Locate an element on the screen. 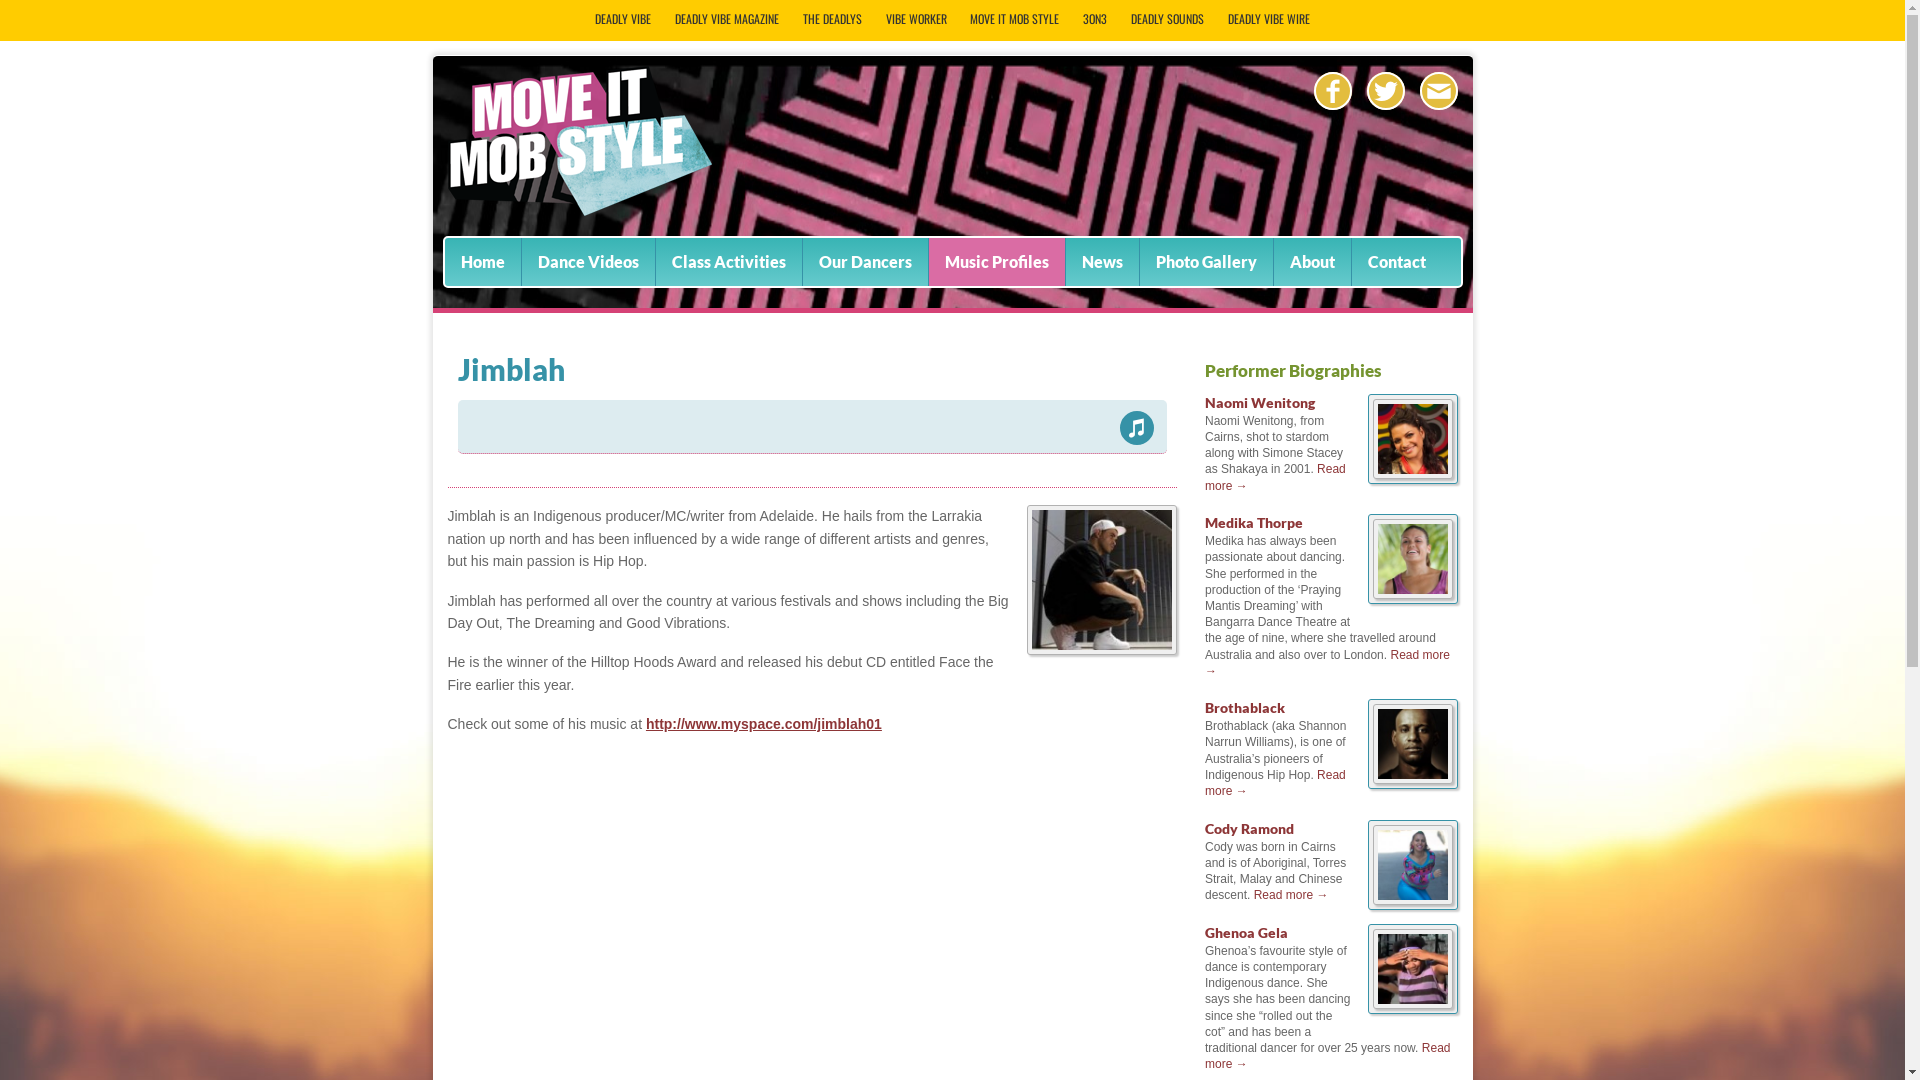  'Dance Videos' is located at coordinates (587, 261).